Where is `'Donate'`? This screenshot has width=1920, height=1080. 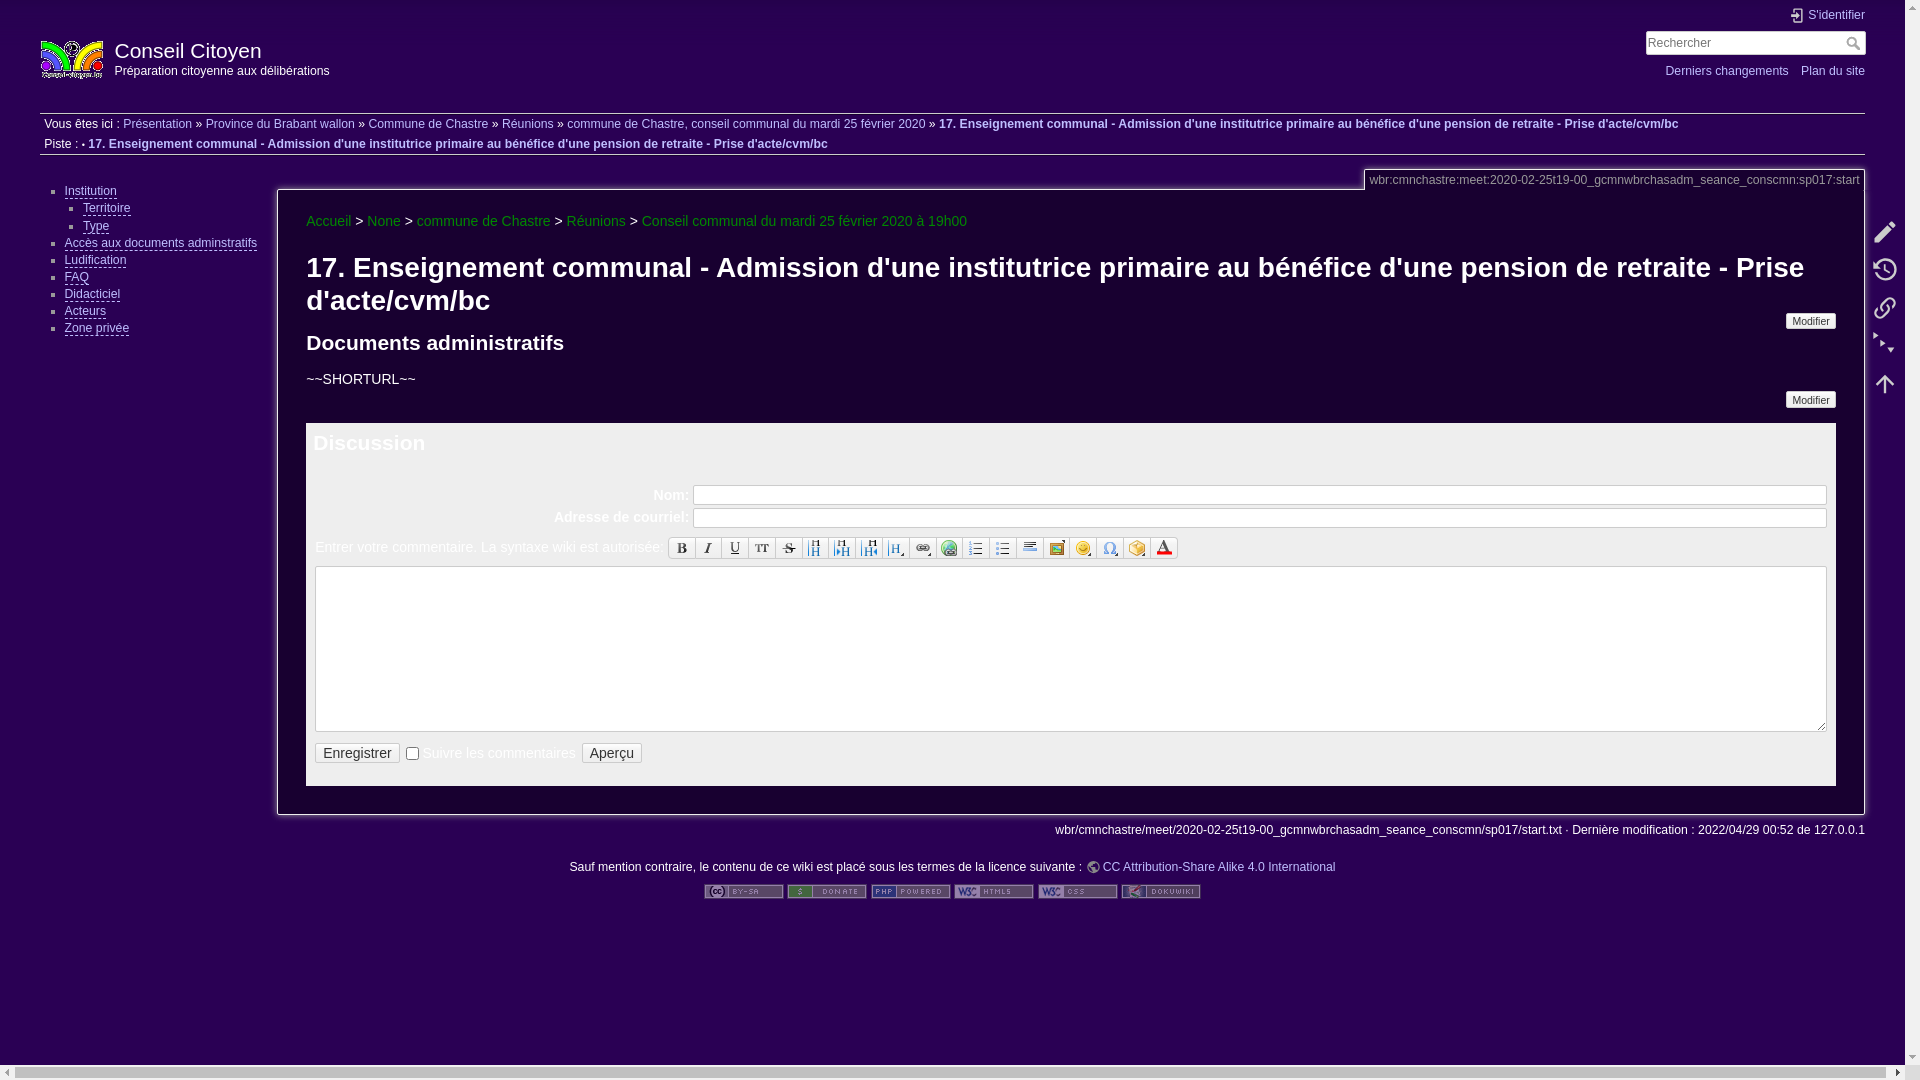 'Donate' is located at coordinates (826, 889).